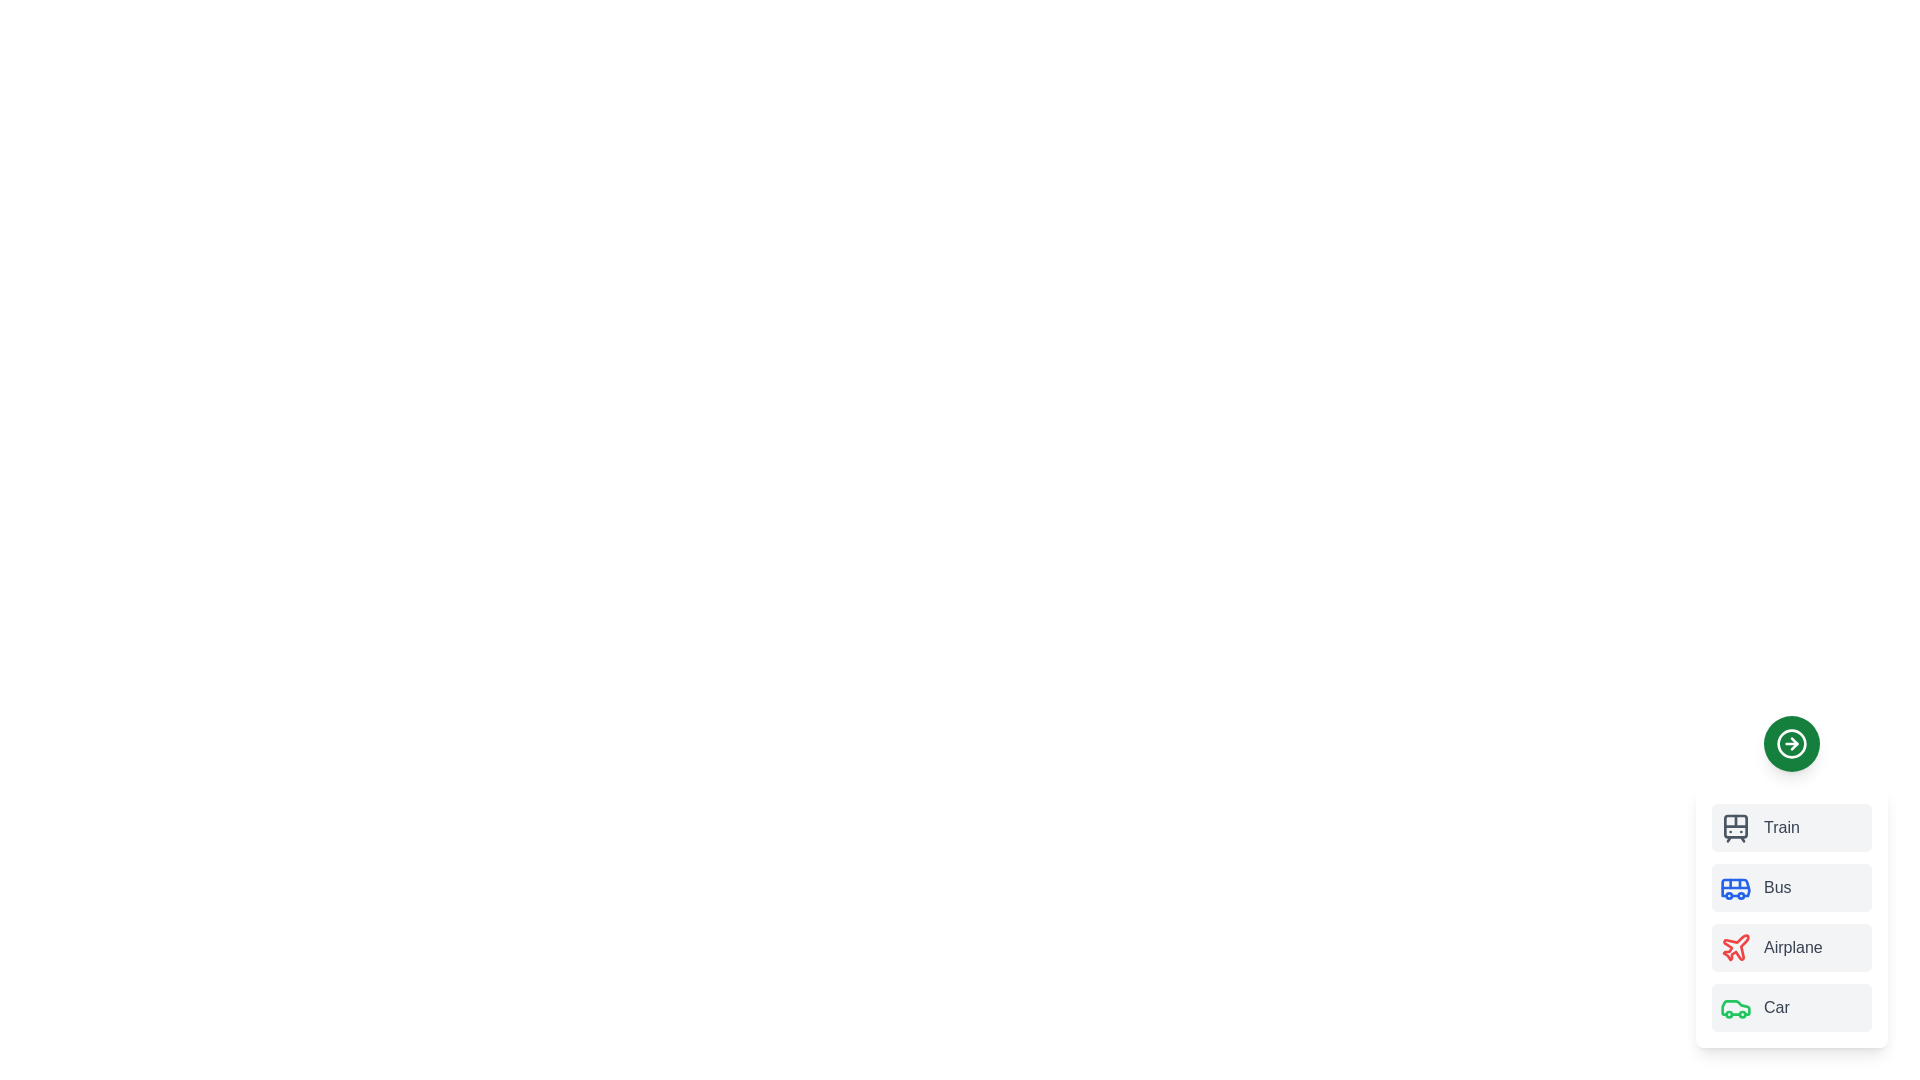  Describe the element at coordinates (1791, 1007) in the screenshot. I see `the transport mode Car by clicking on its corresponding item in the list` at that location.